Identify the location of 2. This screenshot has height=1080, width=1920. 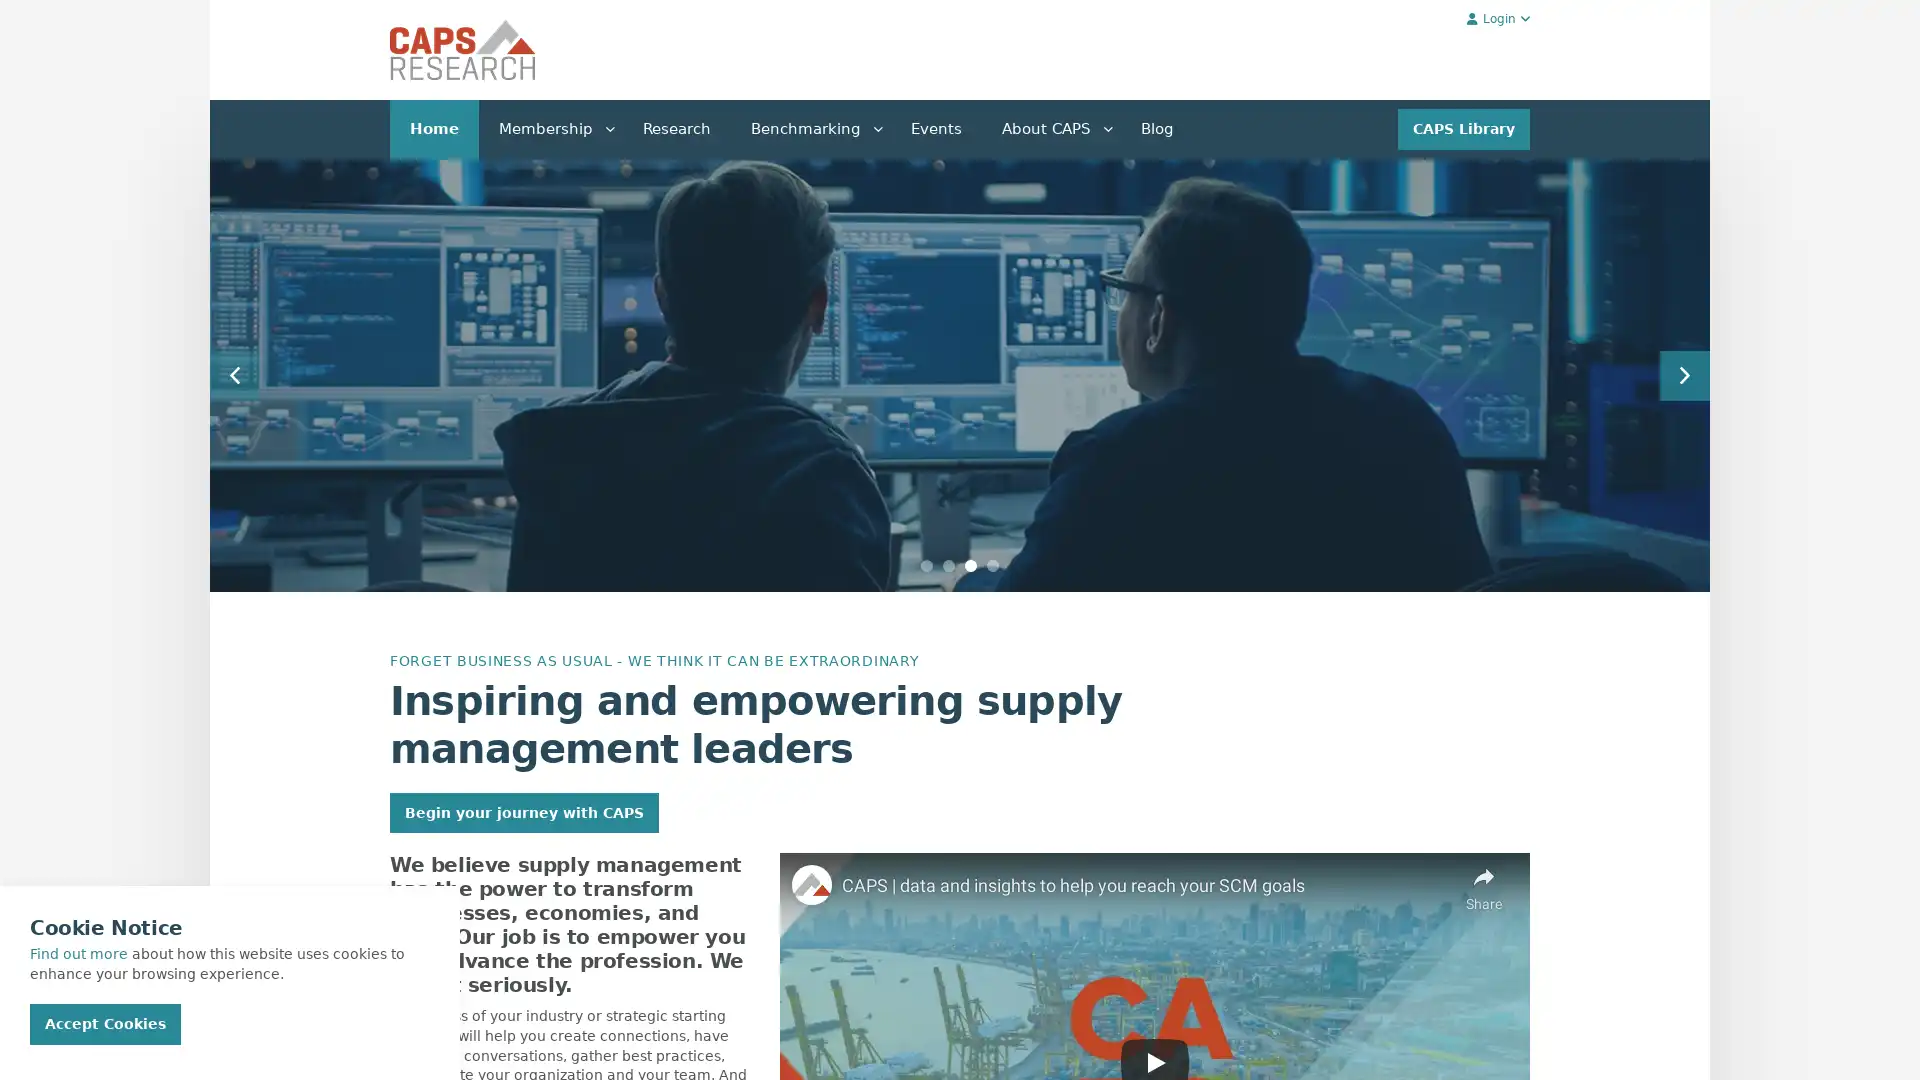
(948, 566).